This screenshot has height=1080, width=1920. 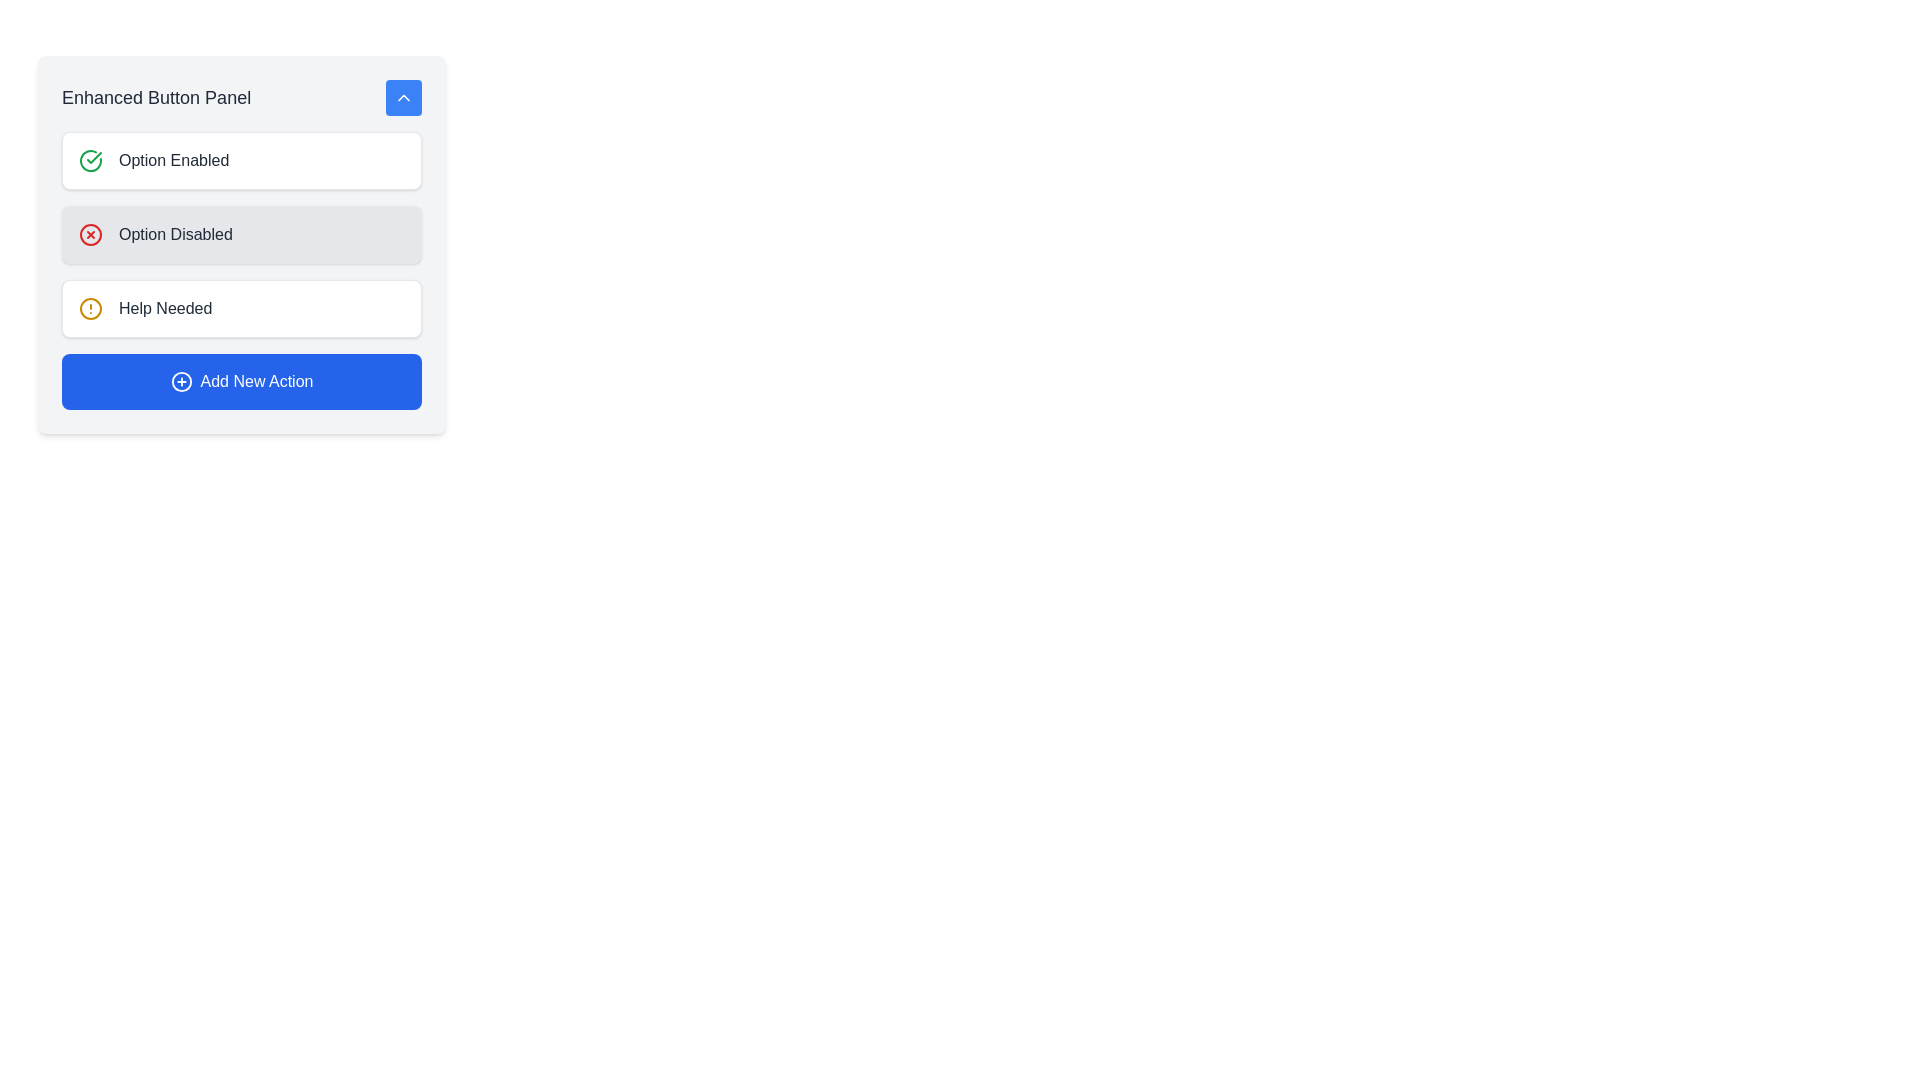 What do you see at coordinates (402, 97) in the screenshot?
I see `the upward arrow button located at the top-right corner of the 'Enhanced Button Panel'` at bounding box center [402, 97].